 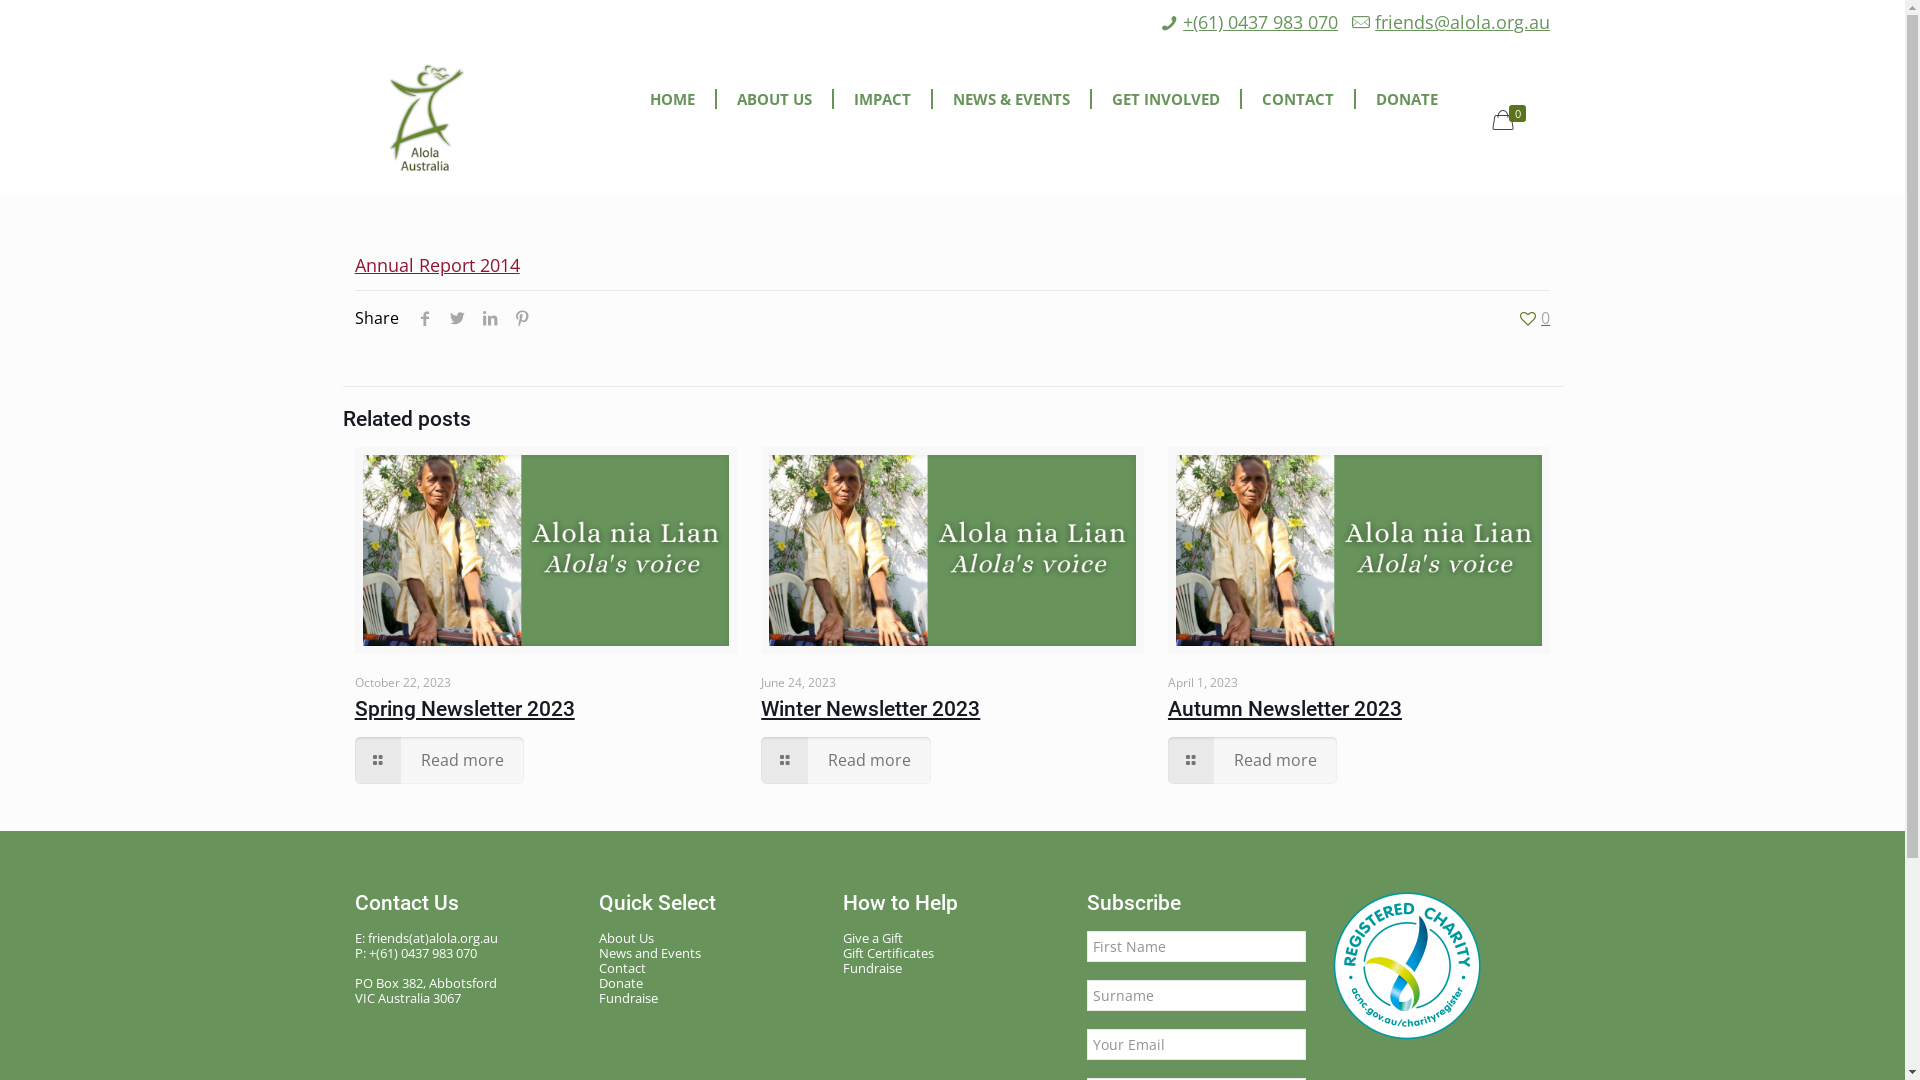 I want to click on 'ABOUT US', so click(x=774, y=99).